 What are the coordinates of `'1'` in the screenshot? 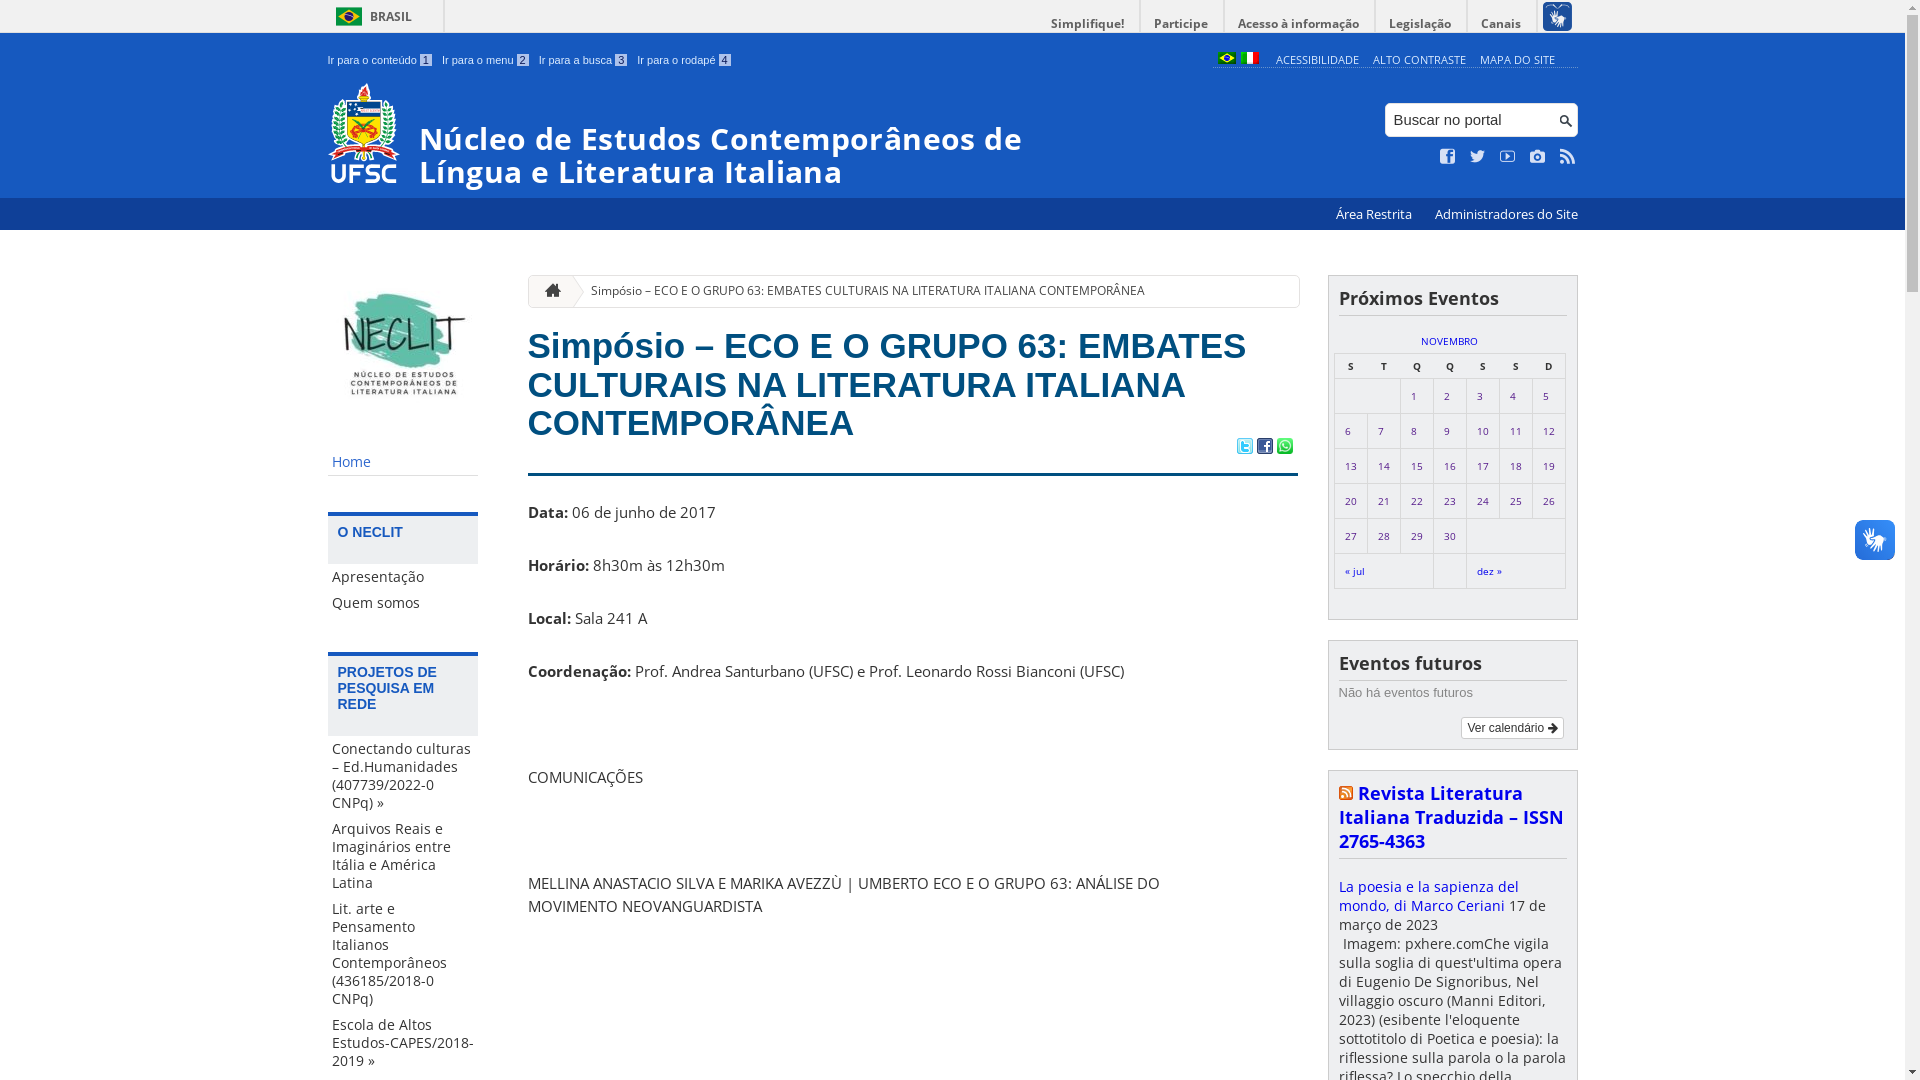 It's located at (1411, 396).